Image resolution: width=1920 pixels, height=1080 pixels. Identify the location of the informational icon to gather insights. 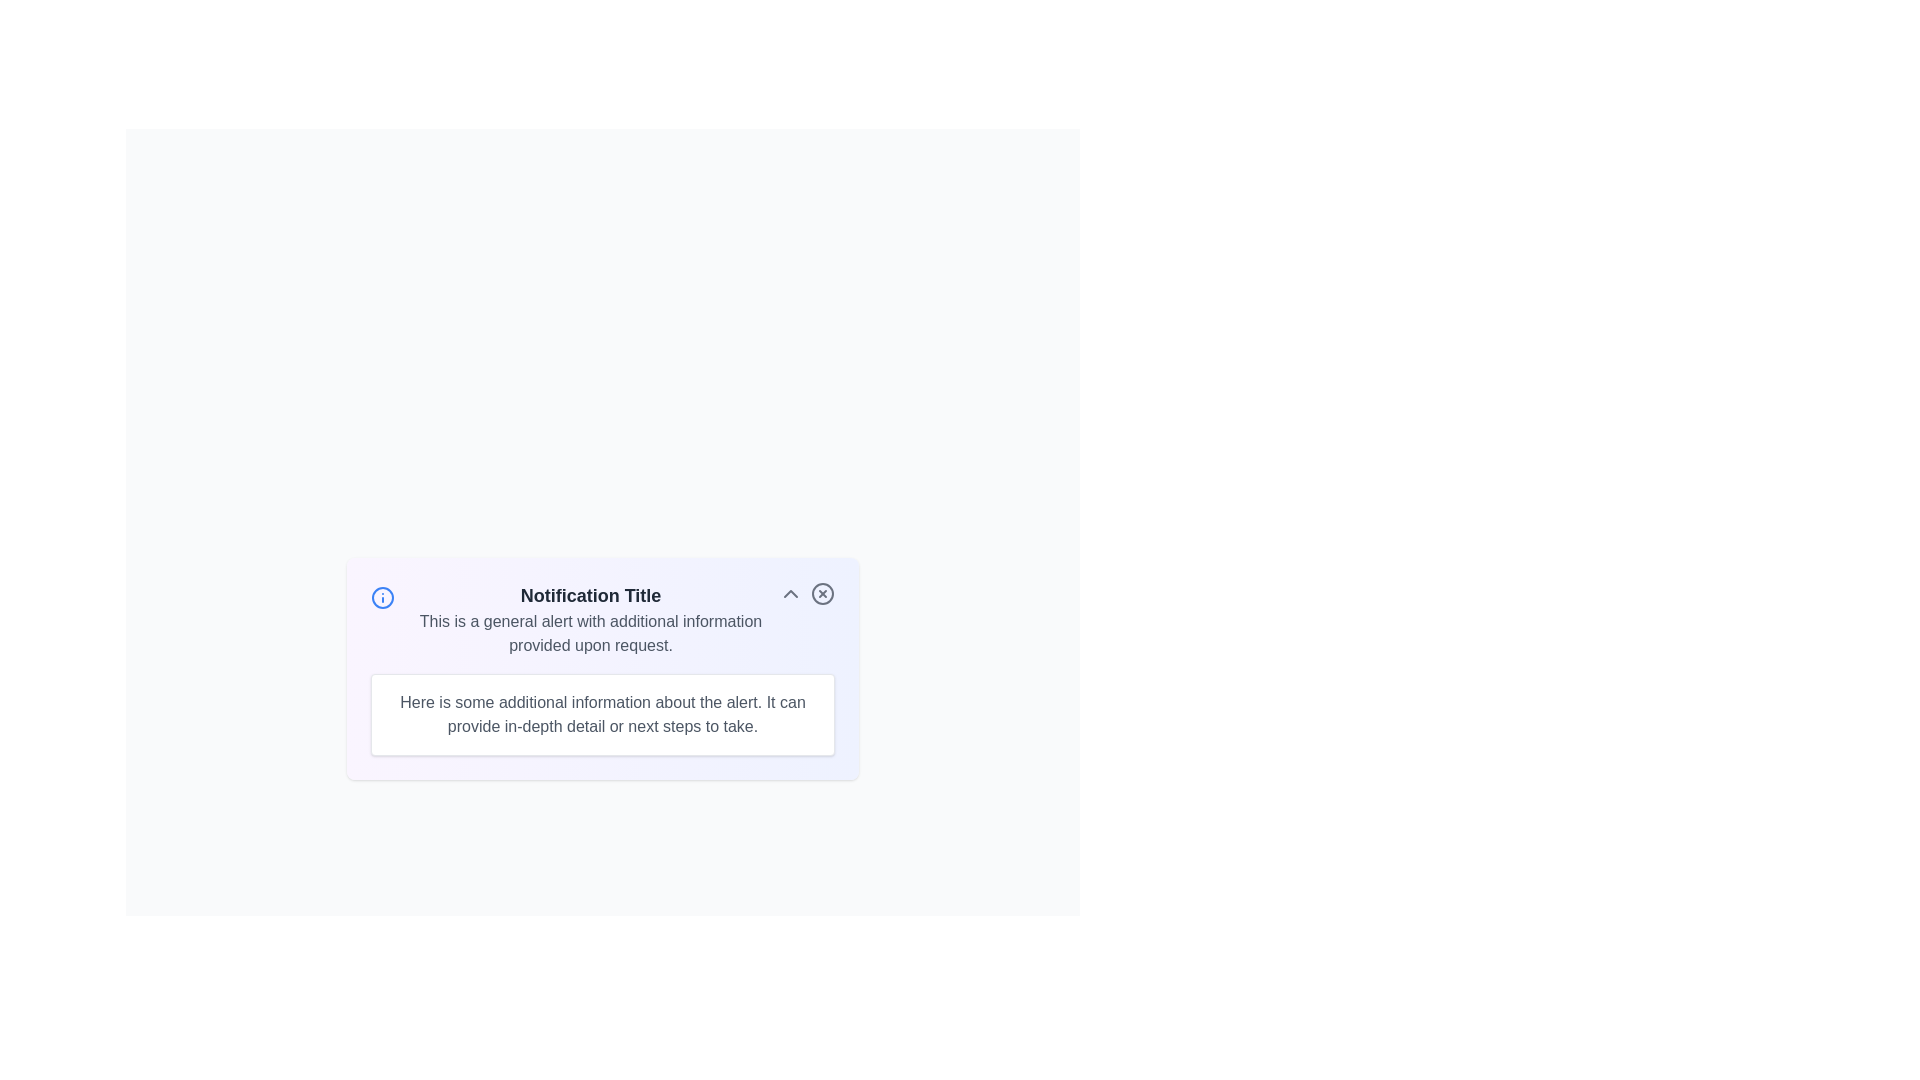
(383, 596).